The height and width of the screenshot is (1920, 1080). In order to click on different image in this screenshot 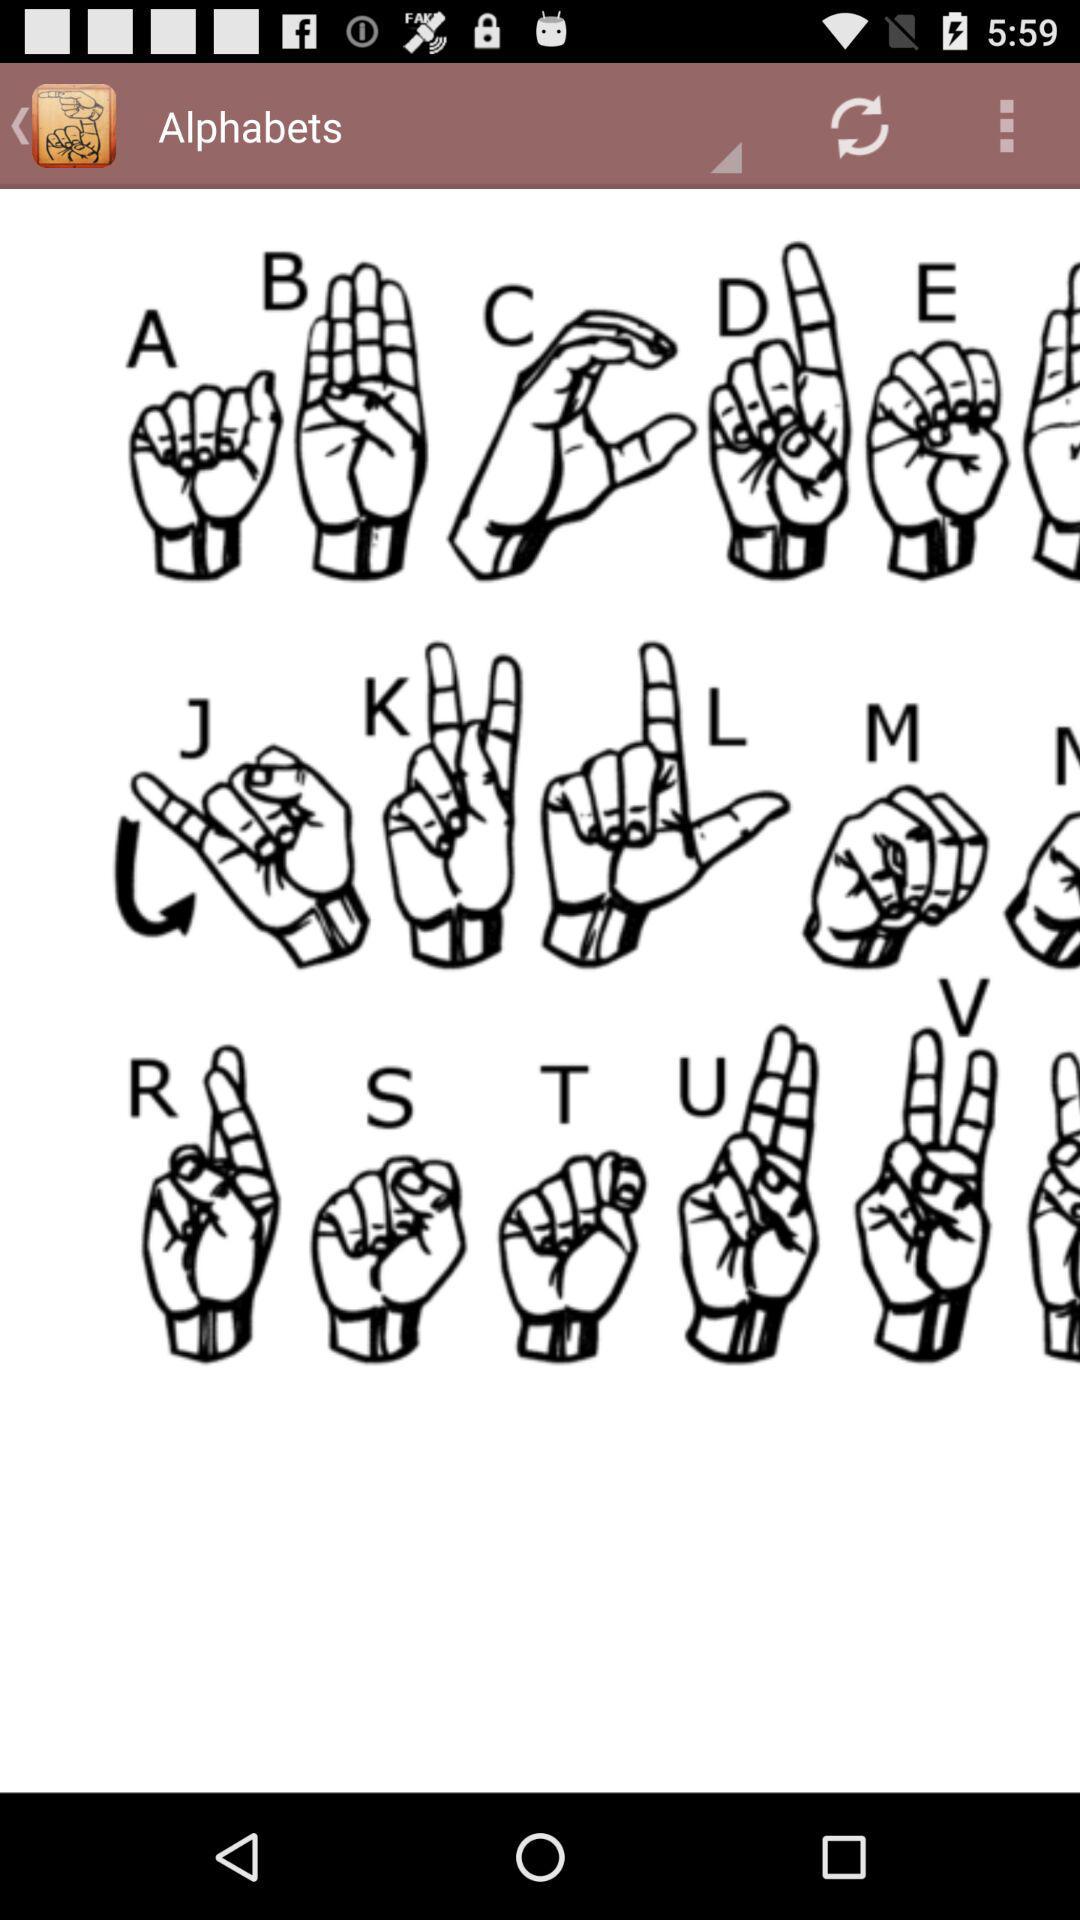, I will do `click(540, 990)`.